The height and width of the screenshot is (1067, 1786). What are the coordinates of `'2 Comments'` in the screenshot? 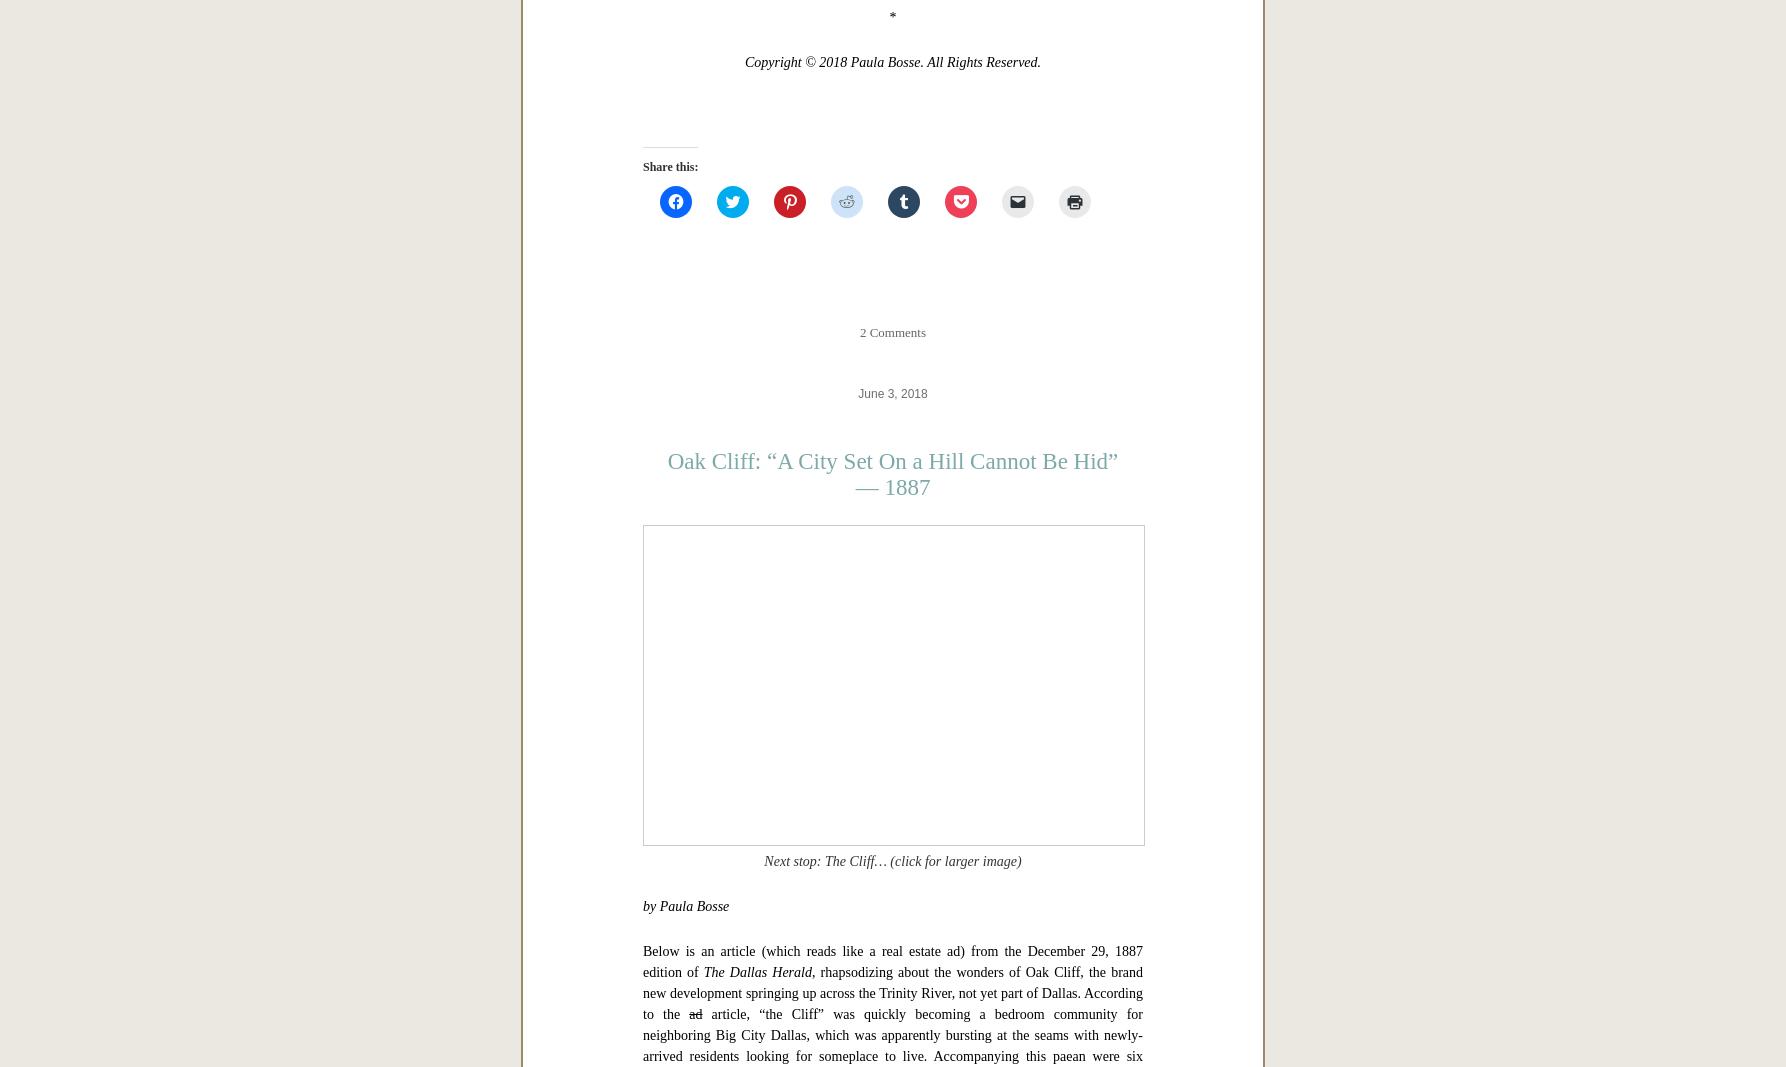 It's located at (891, 960).